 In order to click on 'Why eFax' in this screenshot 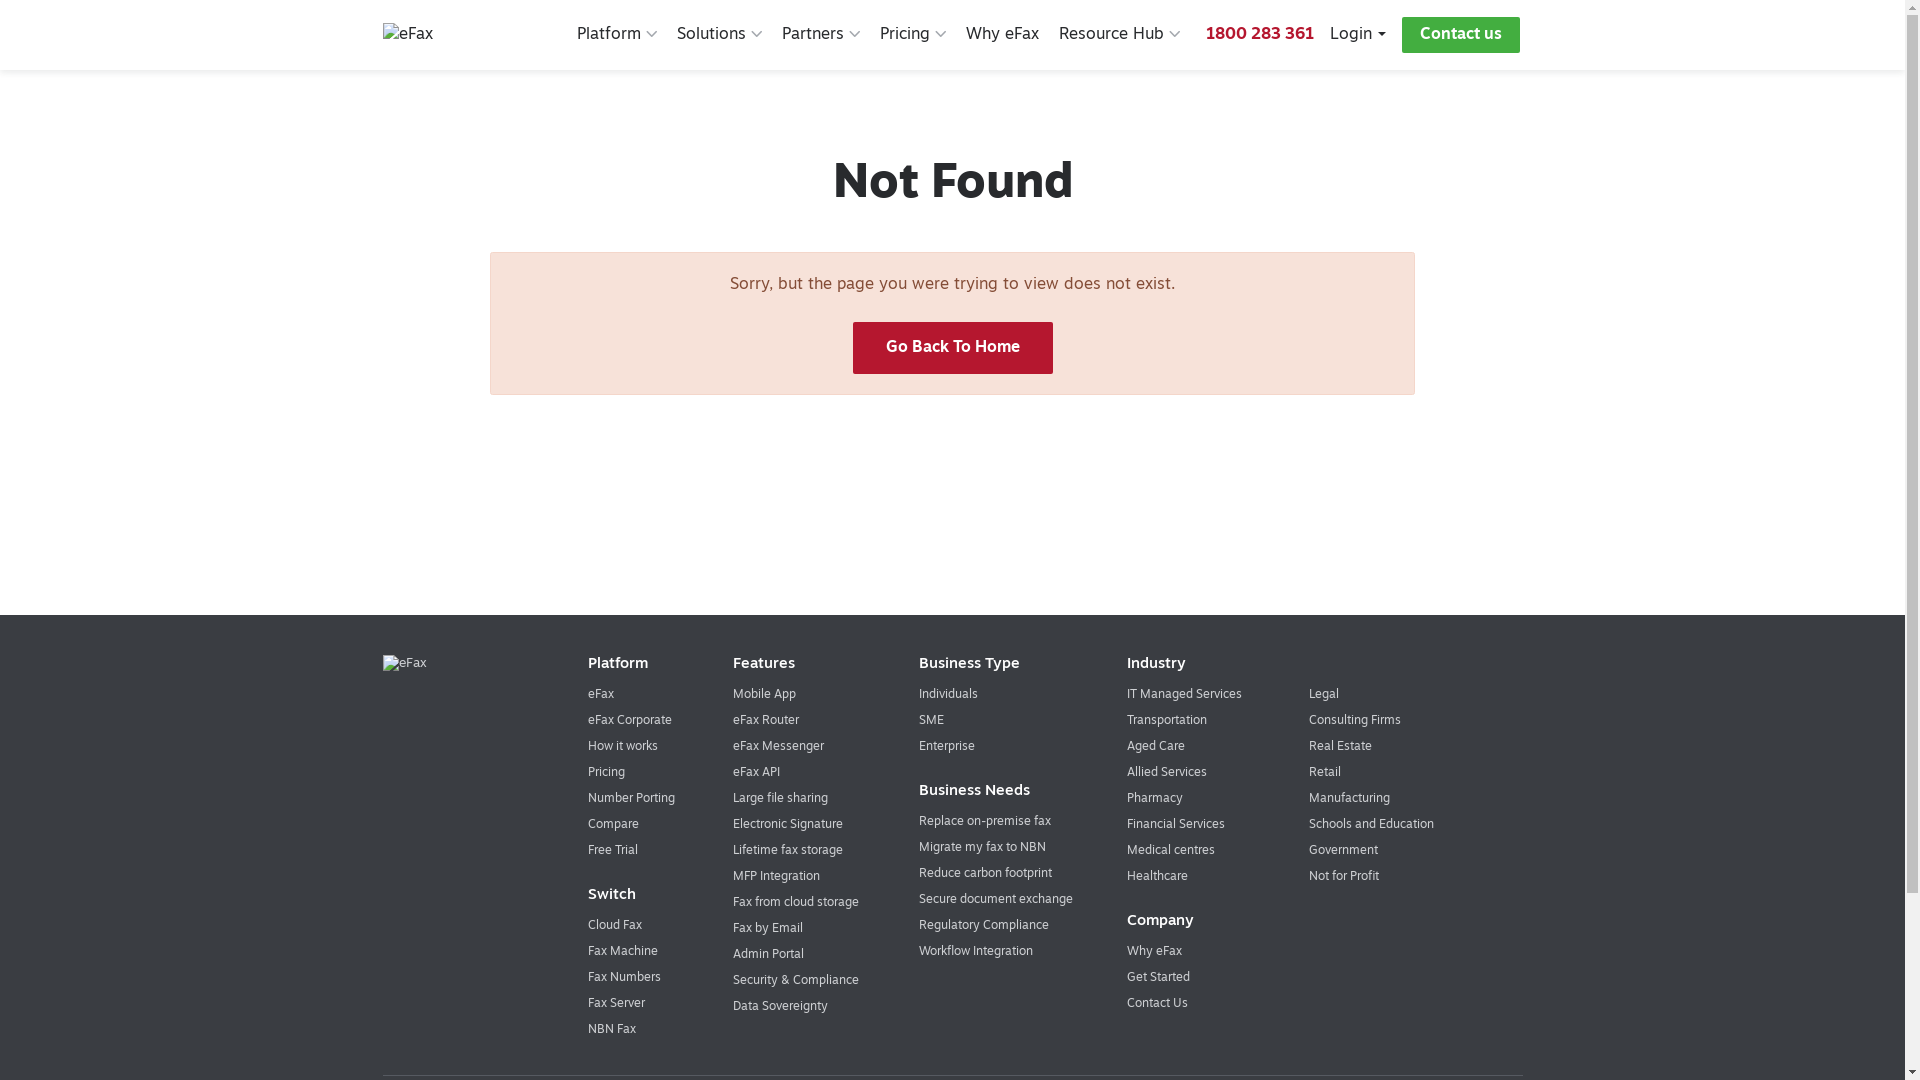, I will do `click(1002, 34)`.